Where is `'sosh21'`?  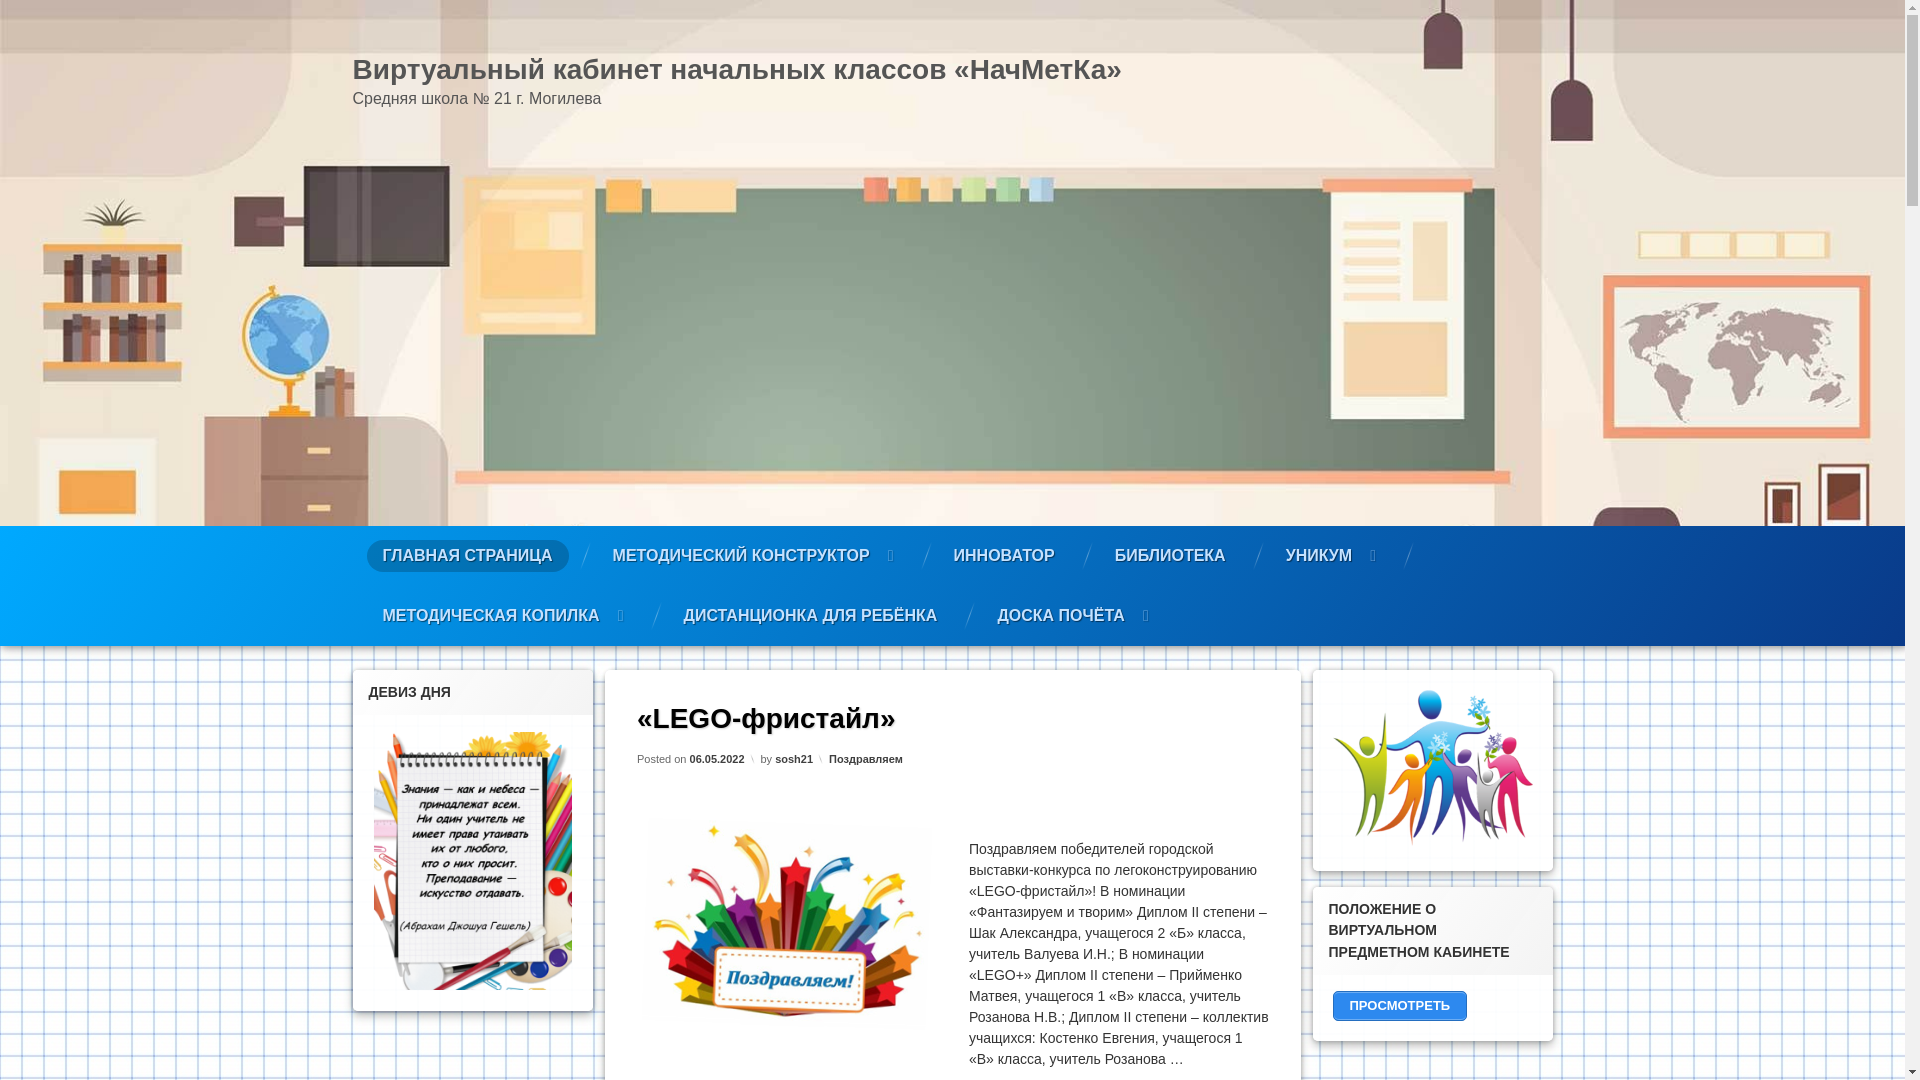 'sosh21' is located at coordinates (792, 758).